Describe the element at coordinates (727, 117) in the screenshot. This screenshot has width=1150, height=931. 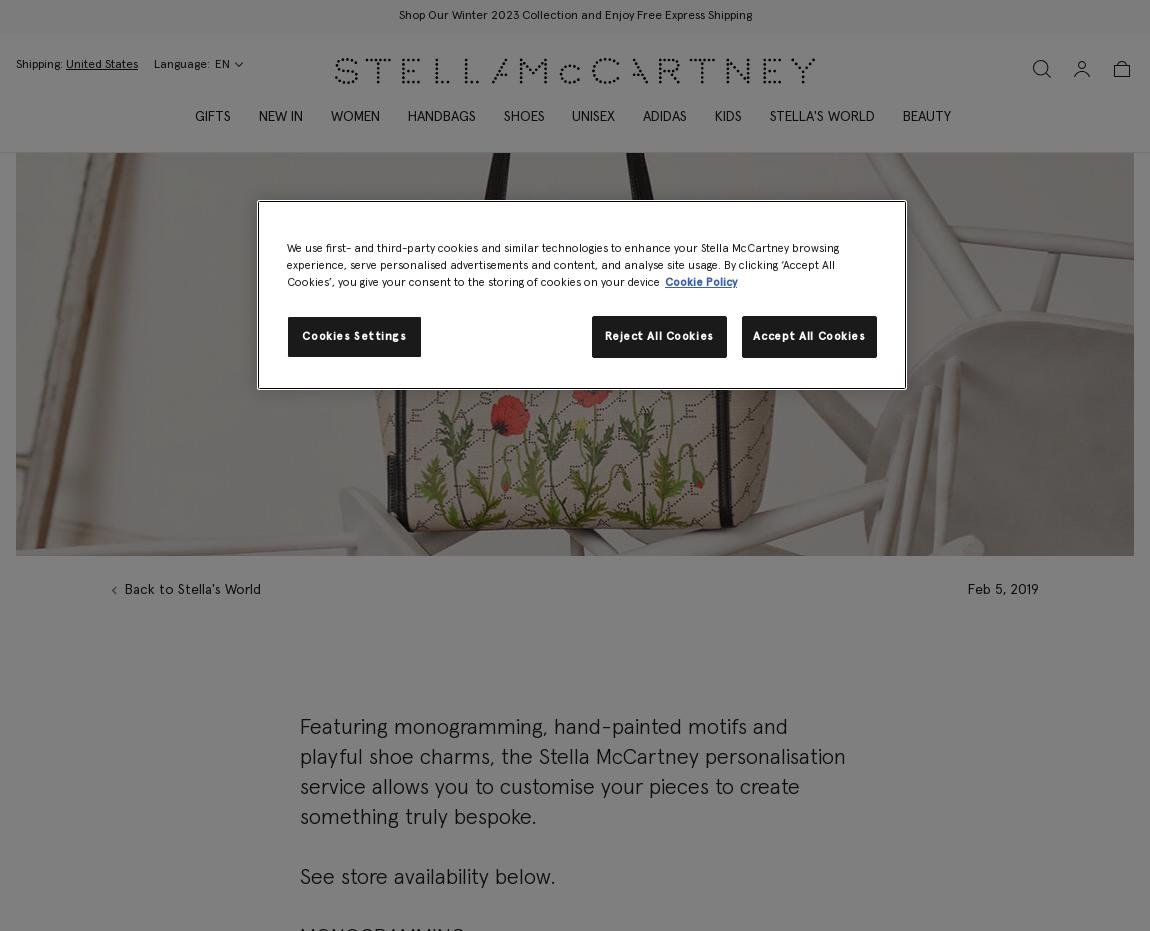
I see `'KIDS'` at that location.